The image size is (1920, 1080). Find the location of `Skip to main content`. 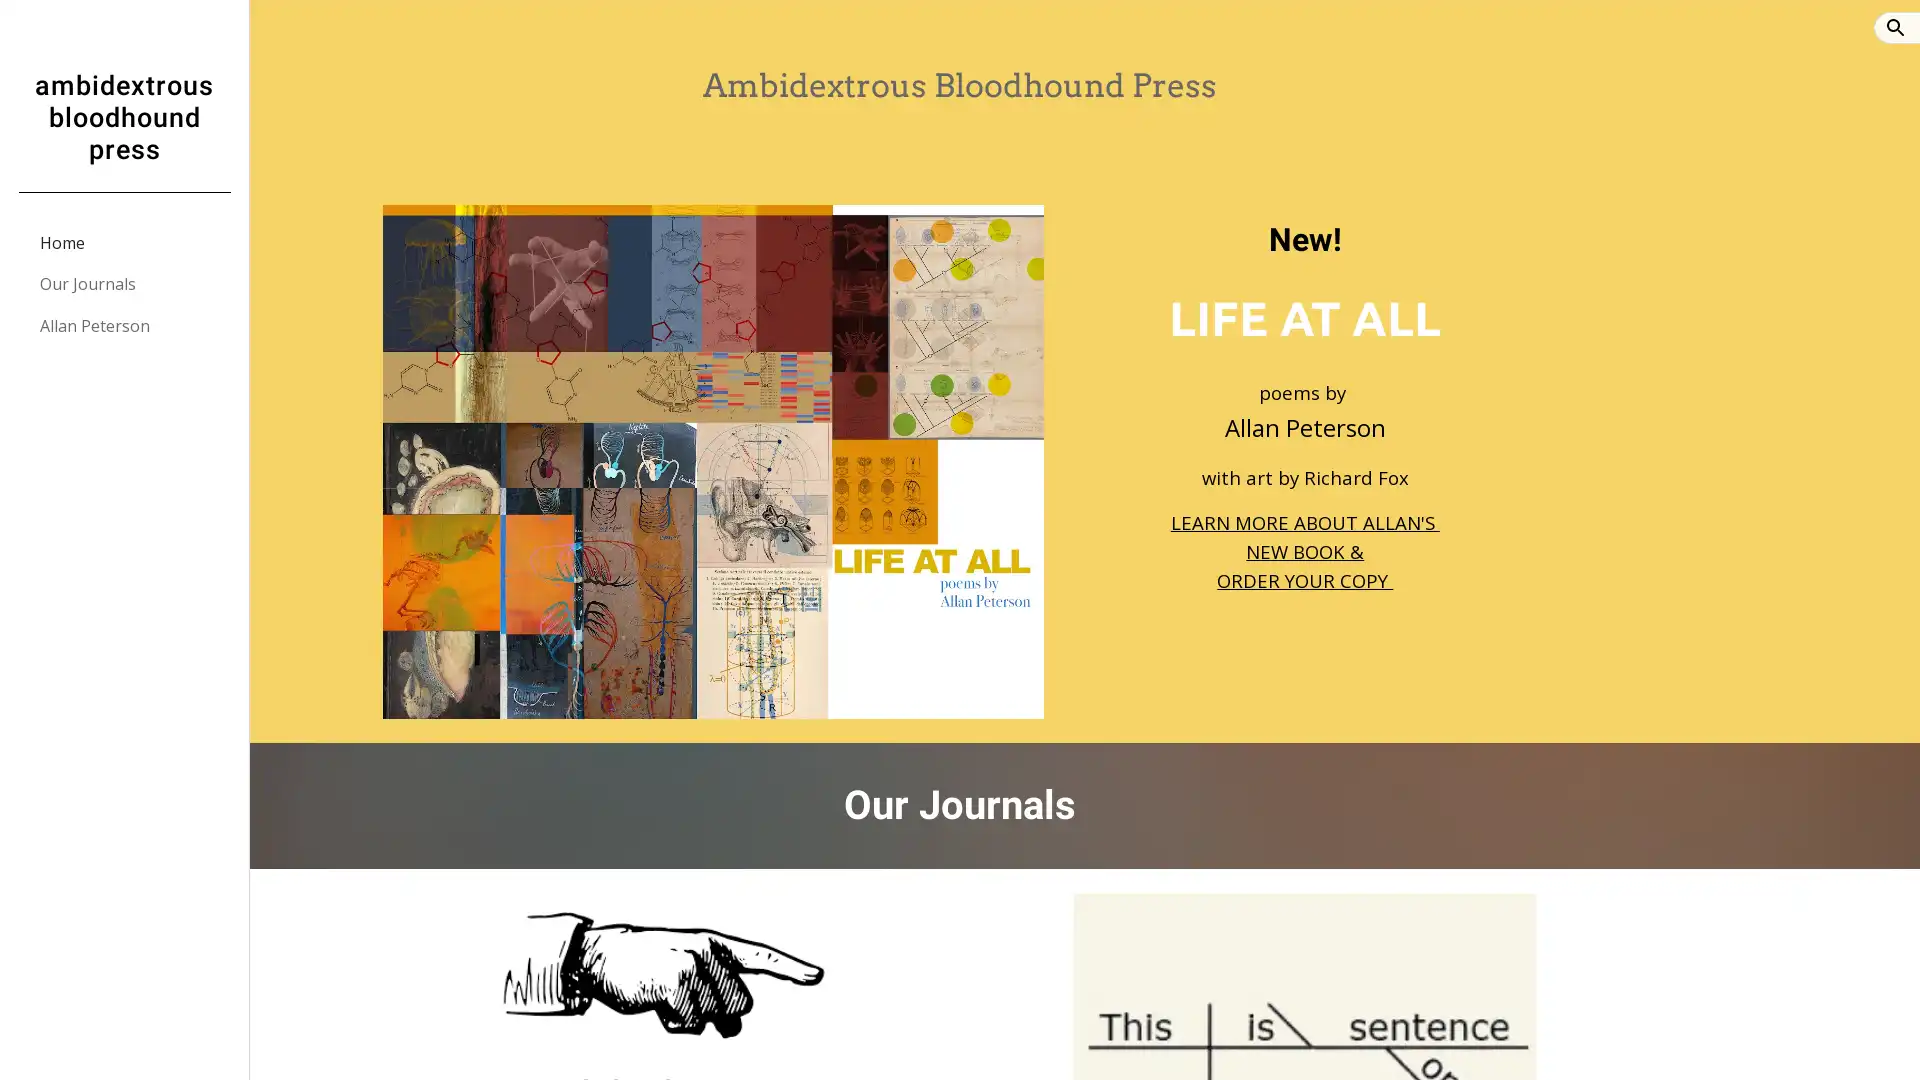

Skip to main content is located at coordinates (787, 37).